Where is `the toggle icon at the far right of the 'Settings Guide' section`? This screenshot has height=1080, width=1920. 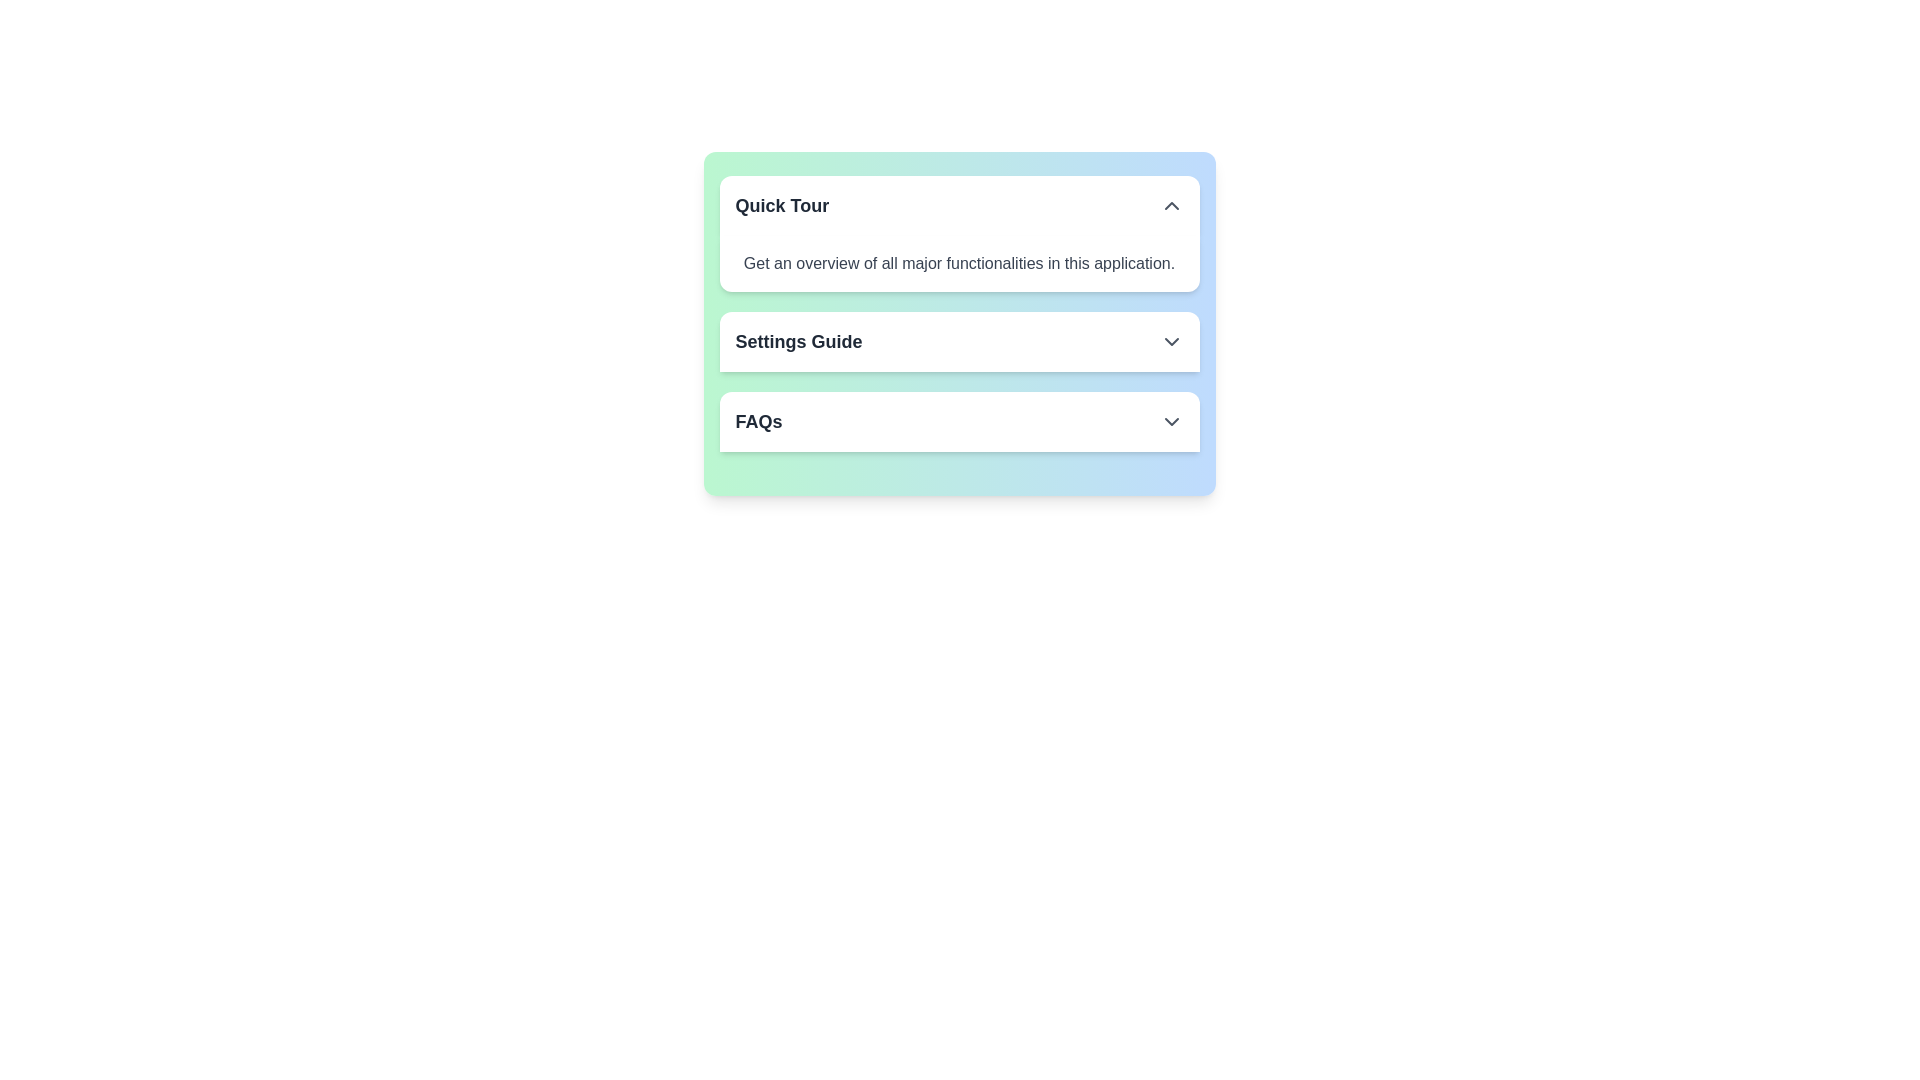
the toggle icon at the far right of the 'Settings Guide' section is located at coordinates (1171, 341).